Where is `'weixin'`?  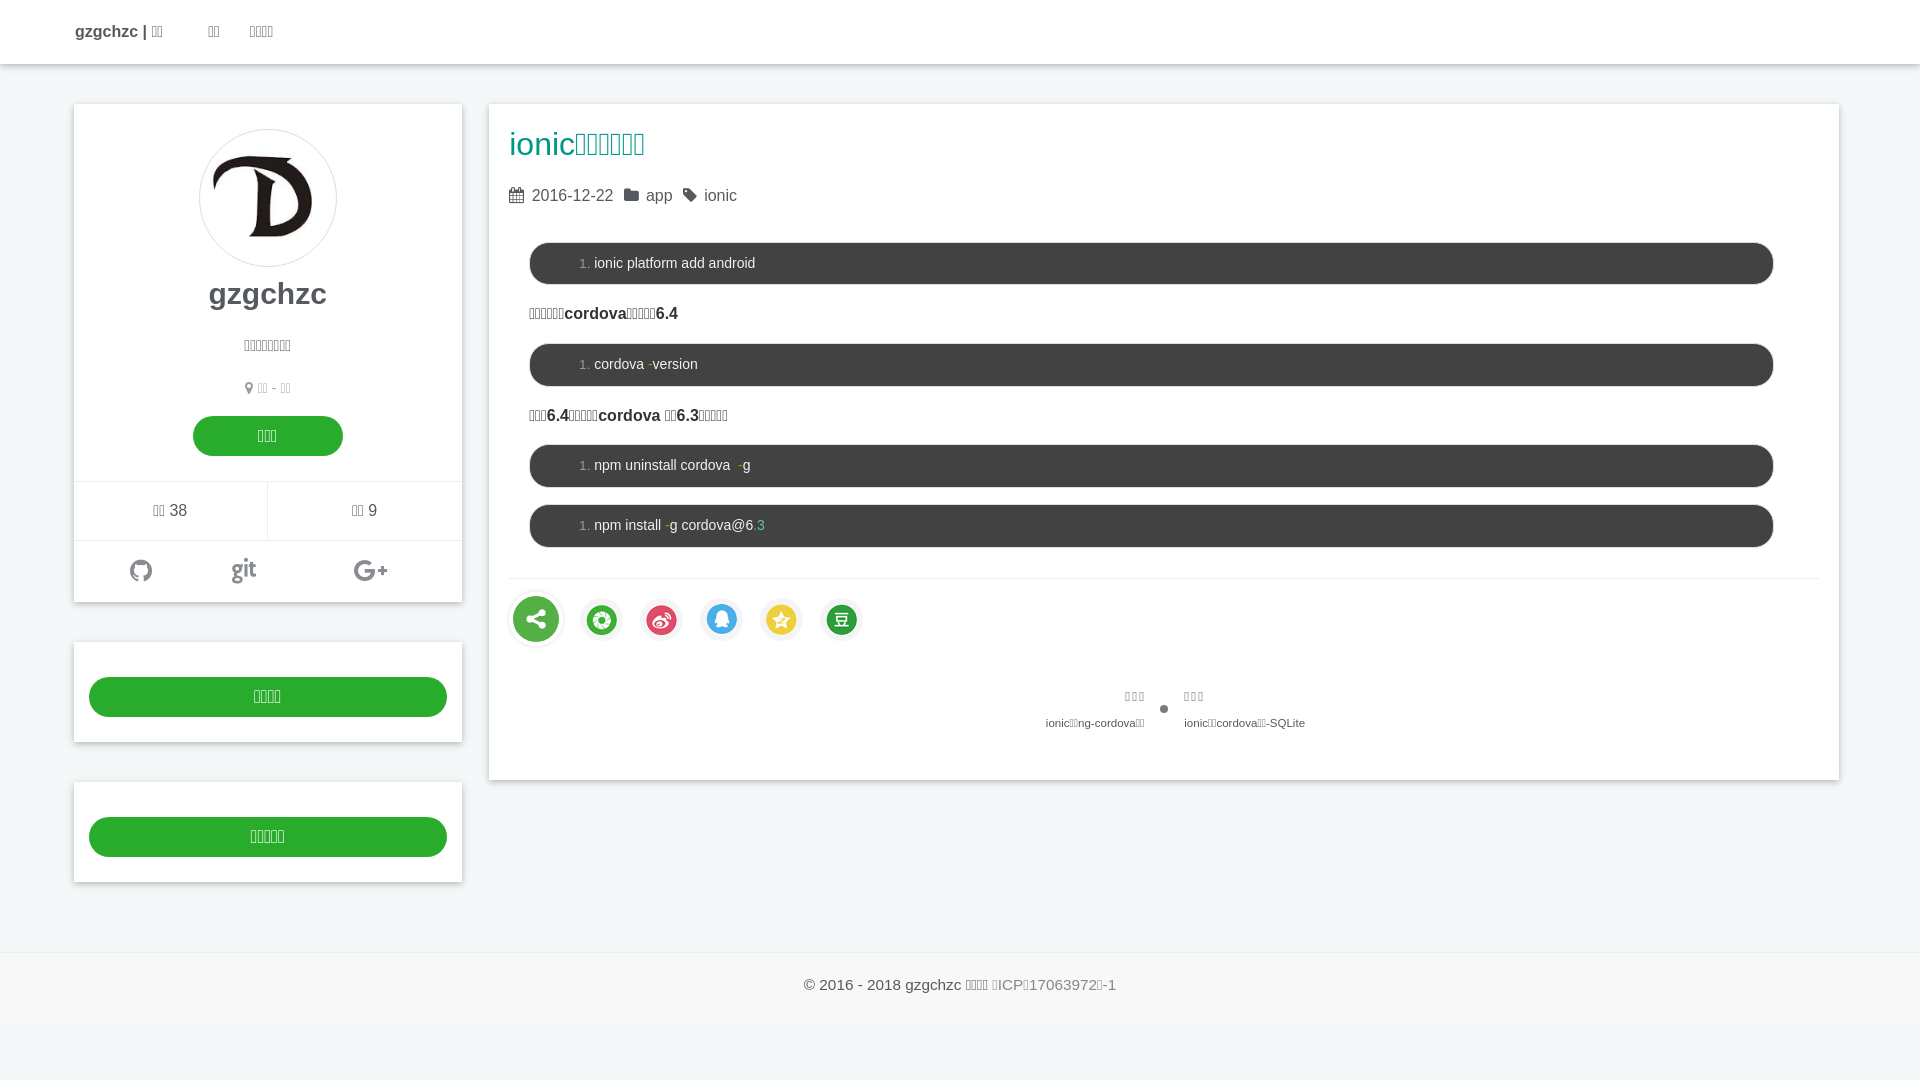
'weixin' is located at coordinates (600, 618).